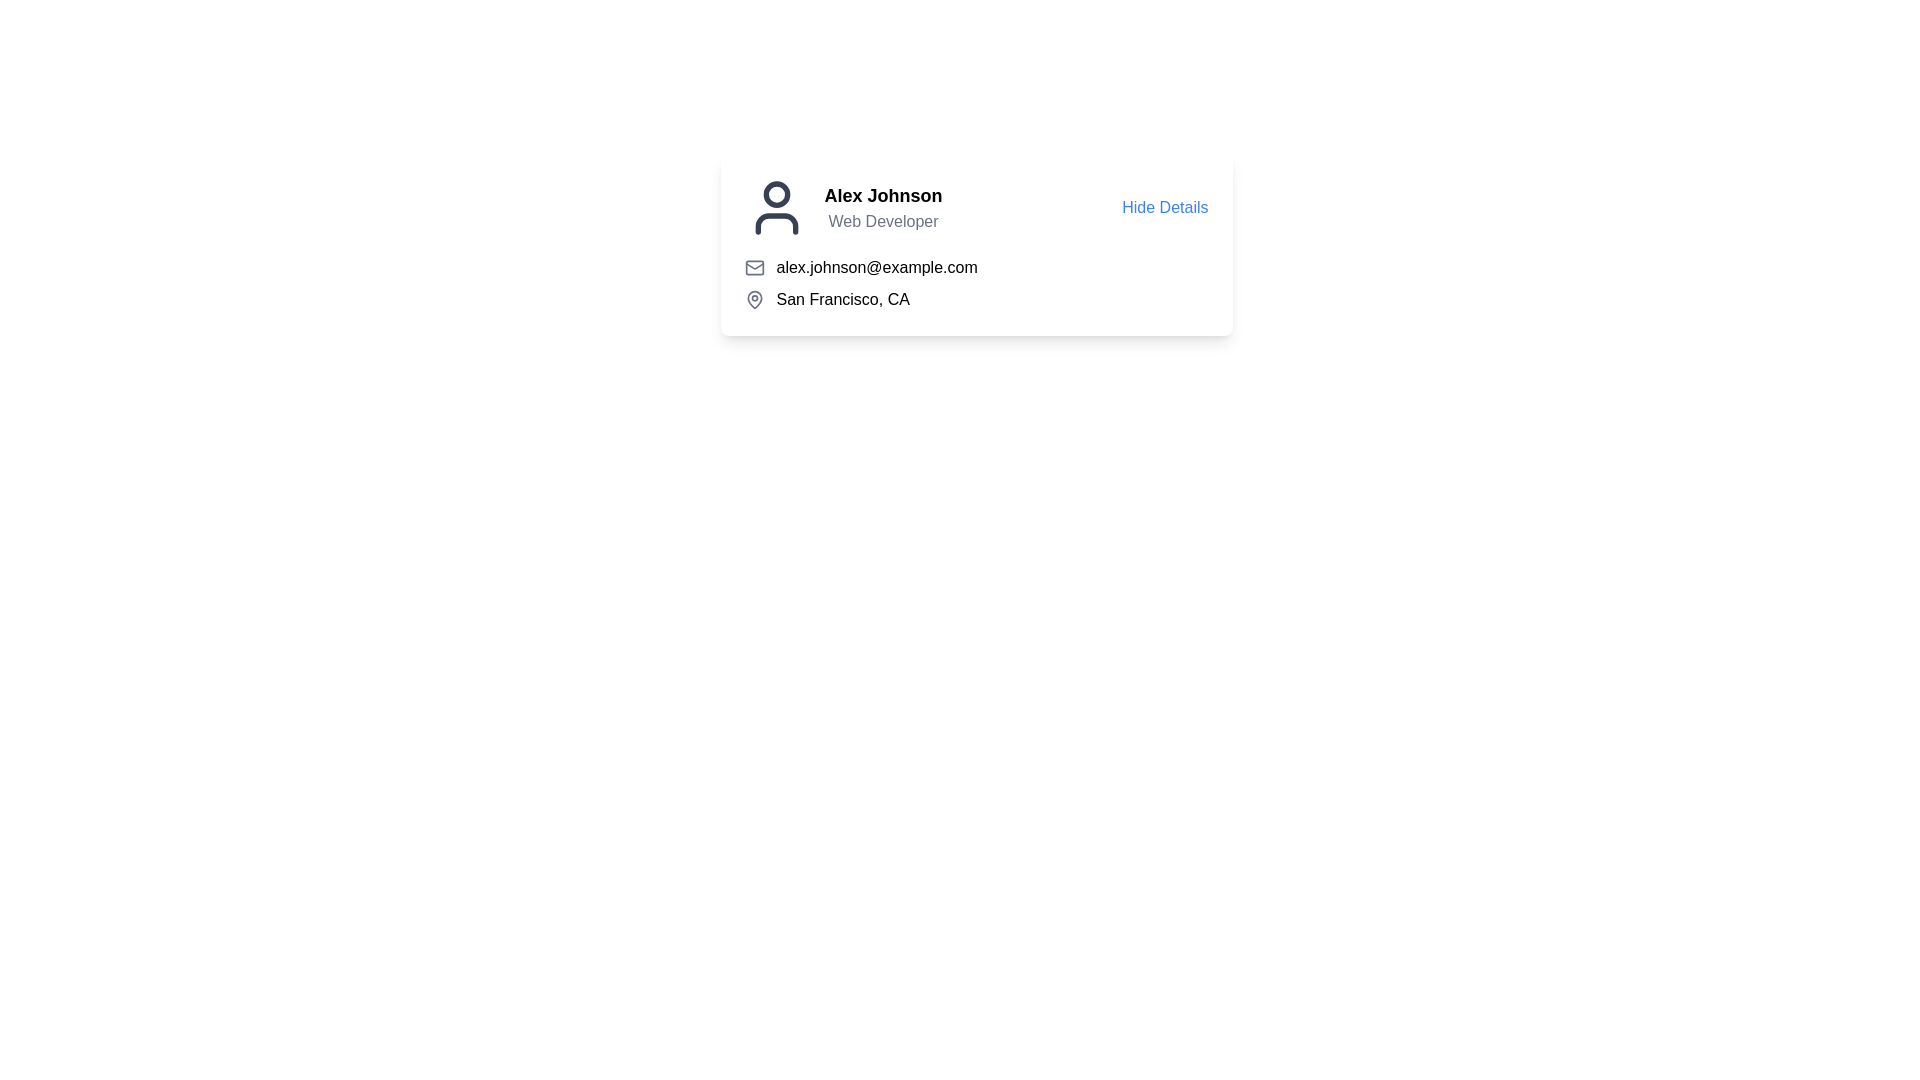 This screenshot has height=1080, width=1920. I want to click on the Text label displaying 'Web Developer', which is styled in light gray and located below 'Alex Johnson' within the card layout, so click(882, 222).